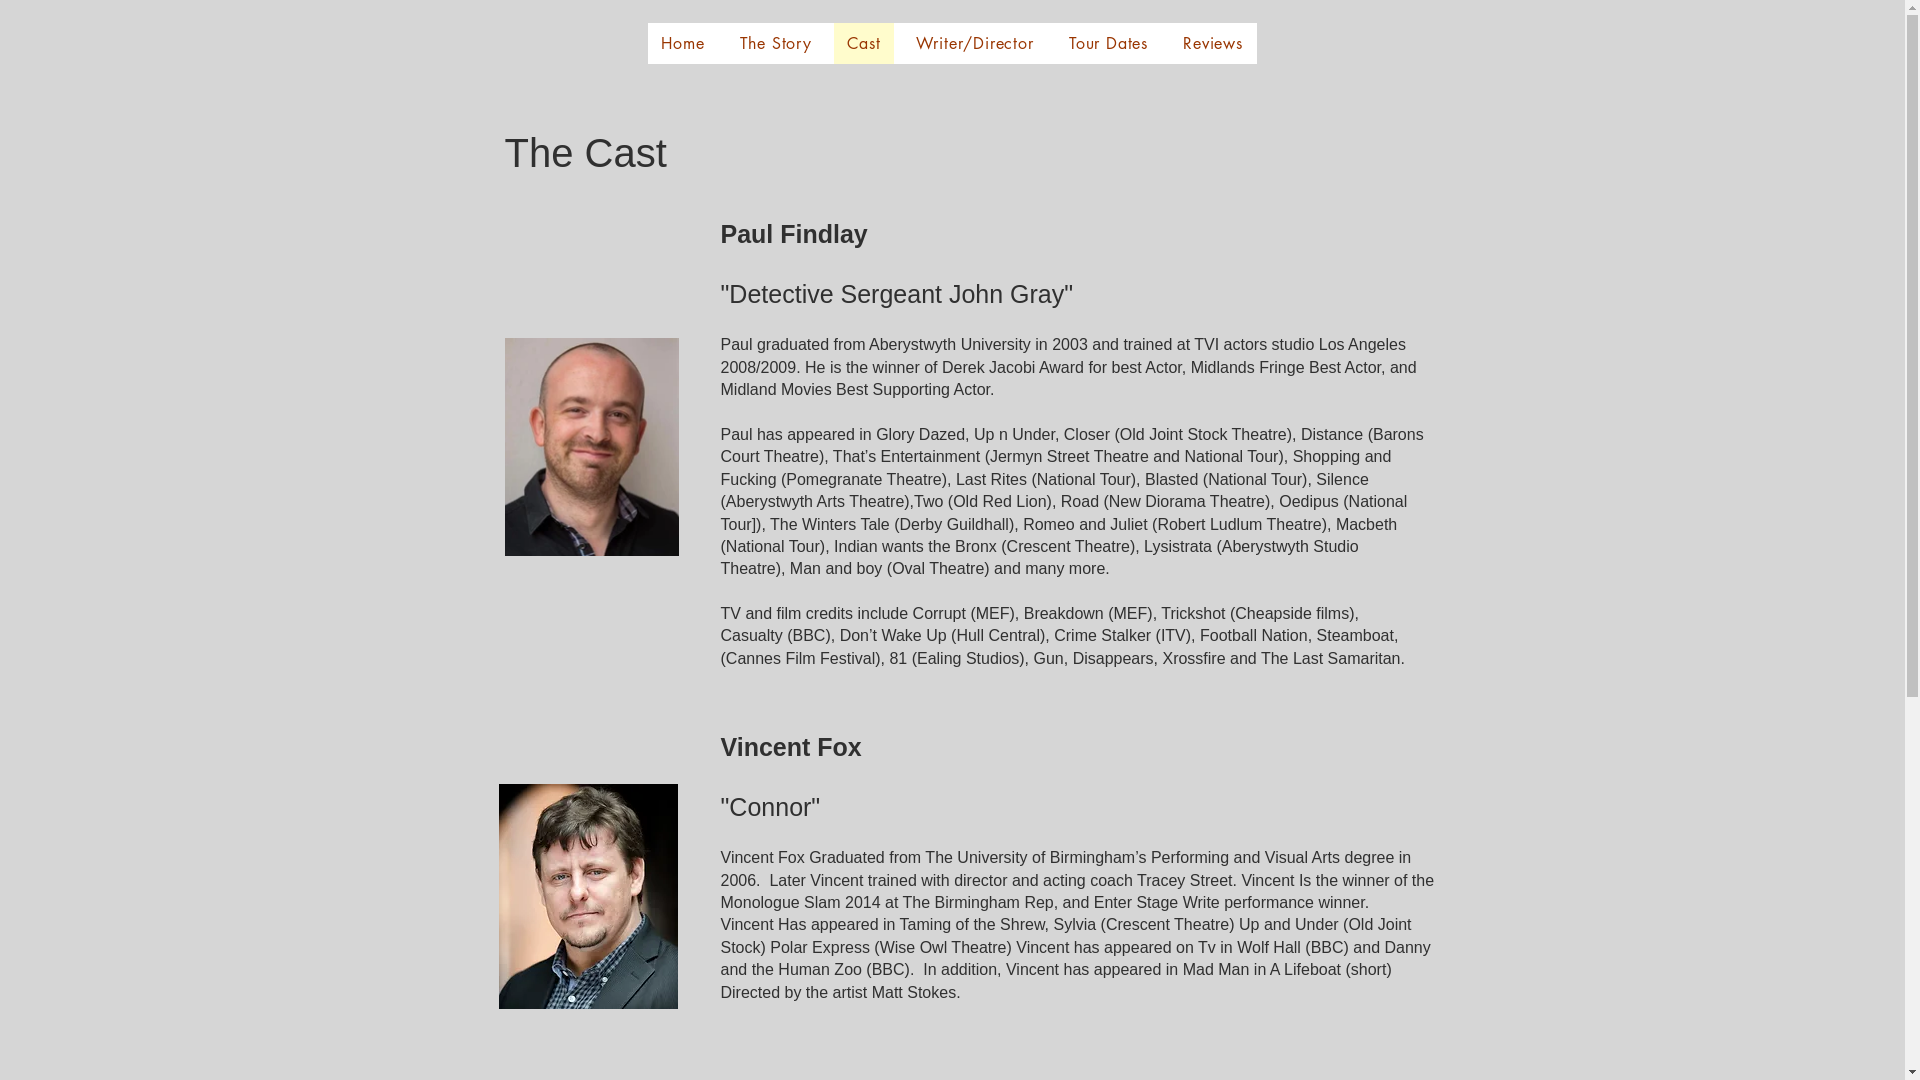 The image size is (1920, 1080). Describe the element at coordinates (1170, 43) in the screenshot. I see `'Reviews'` at that location.